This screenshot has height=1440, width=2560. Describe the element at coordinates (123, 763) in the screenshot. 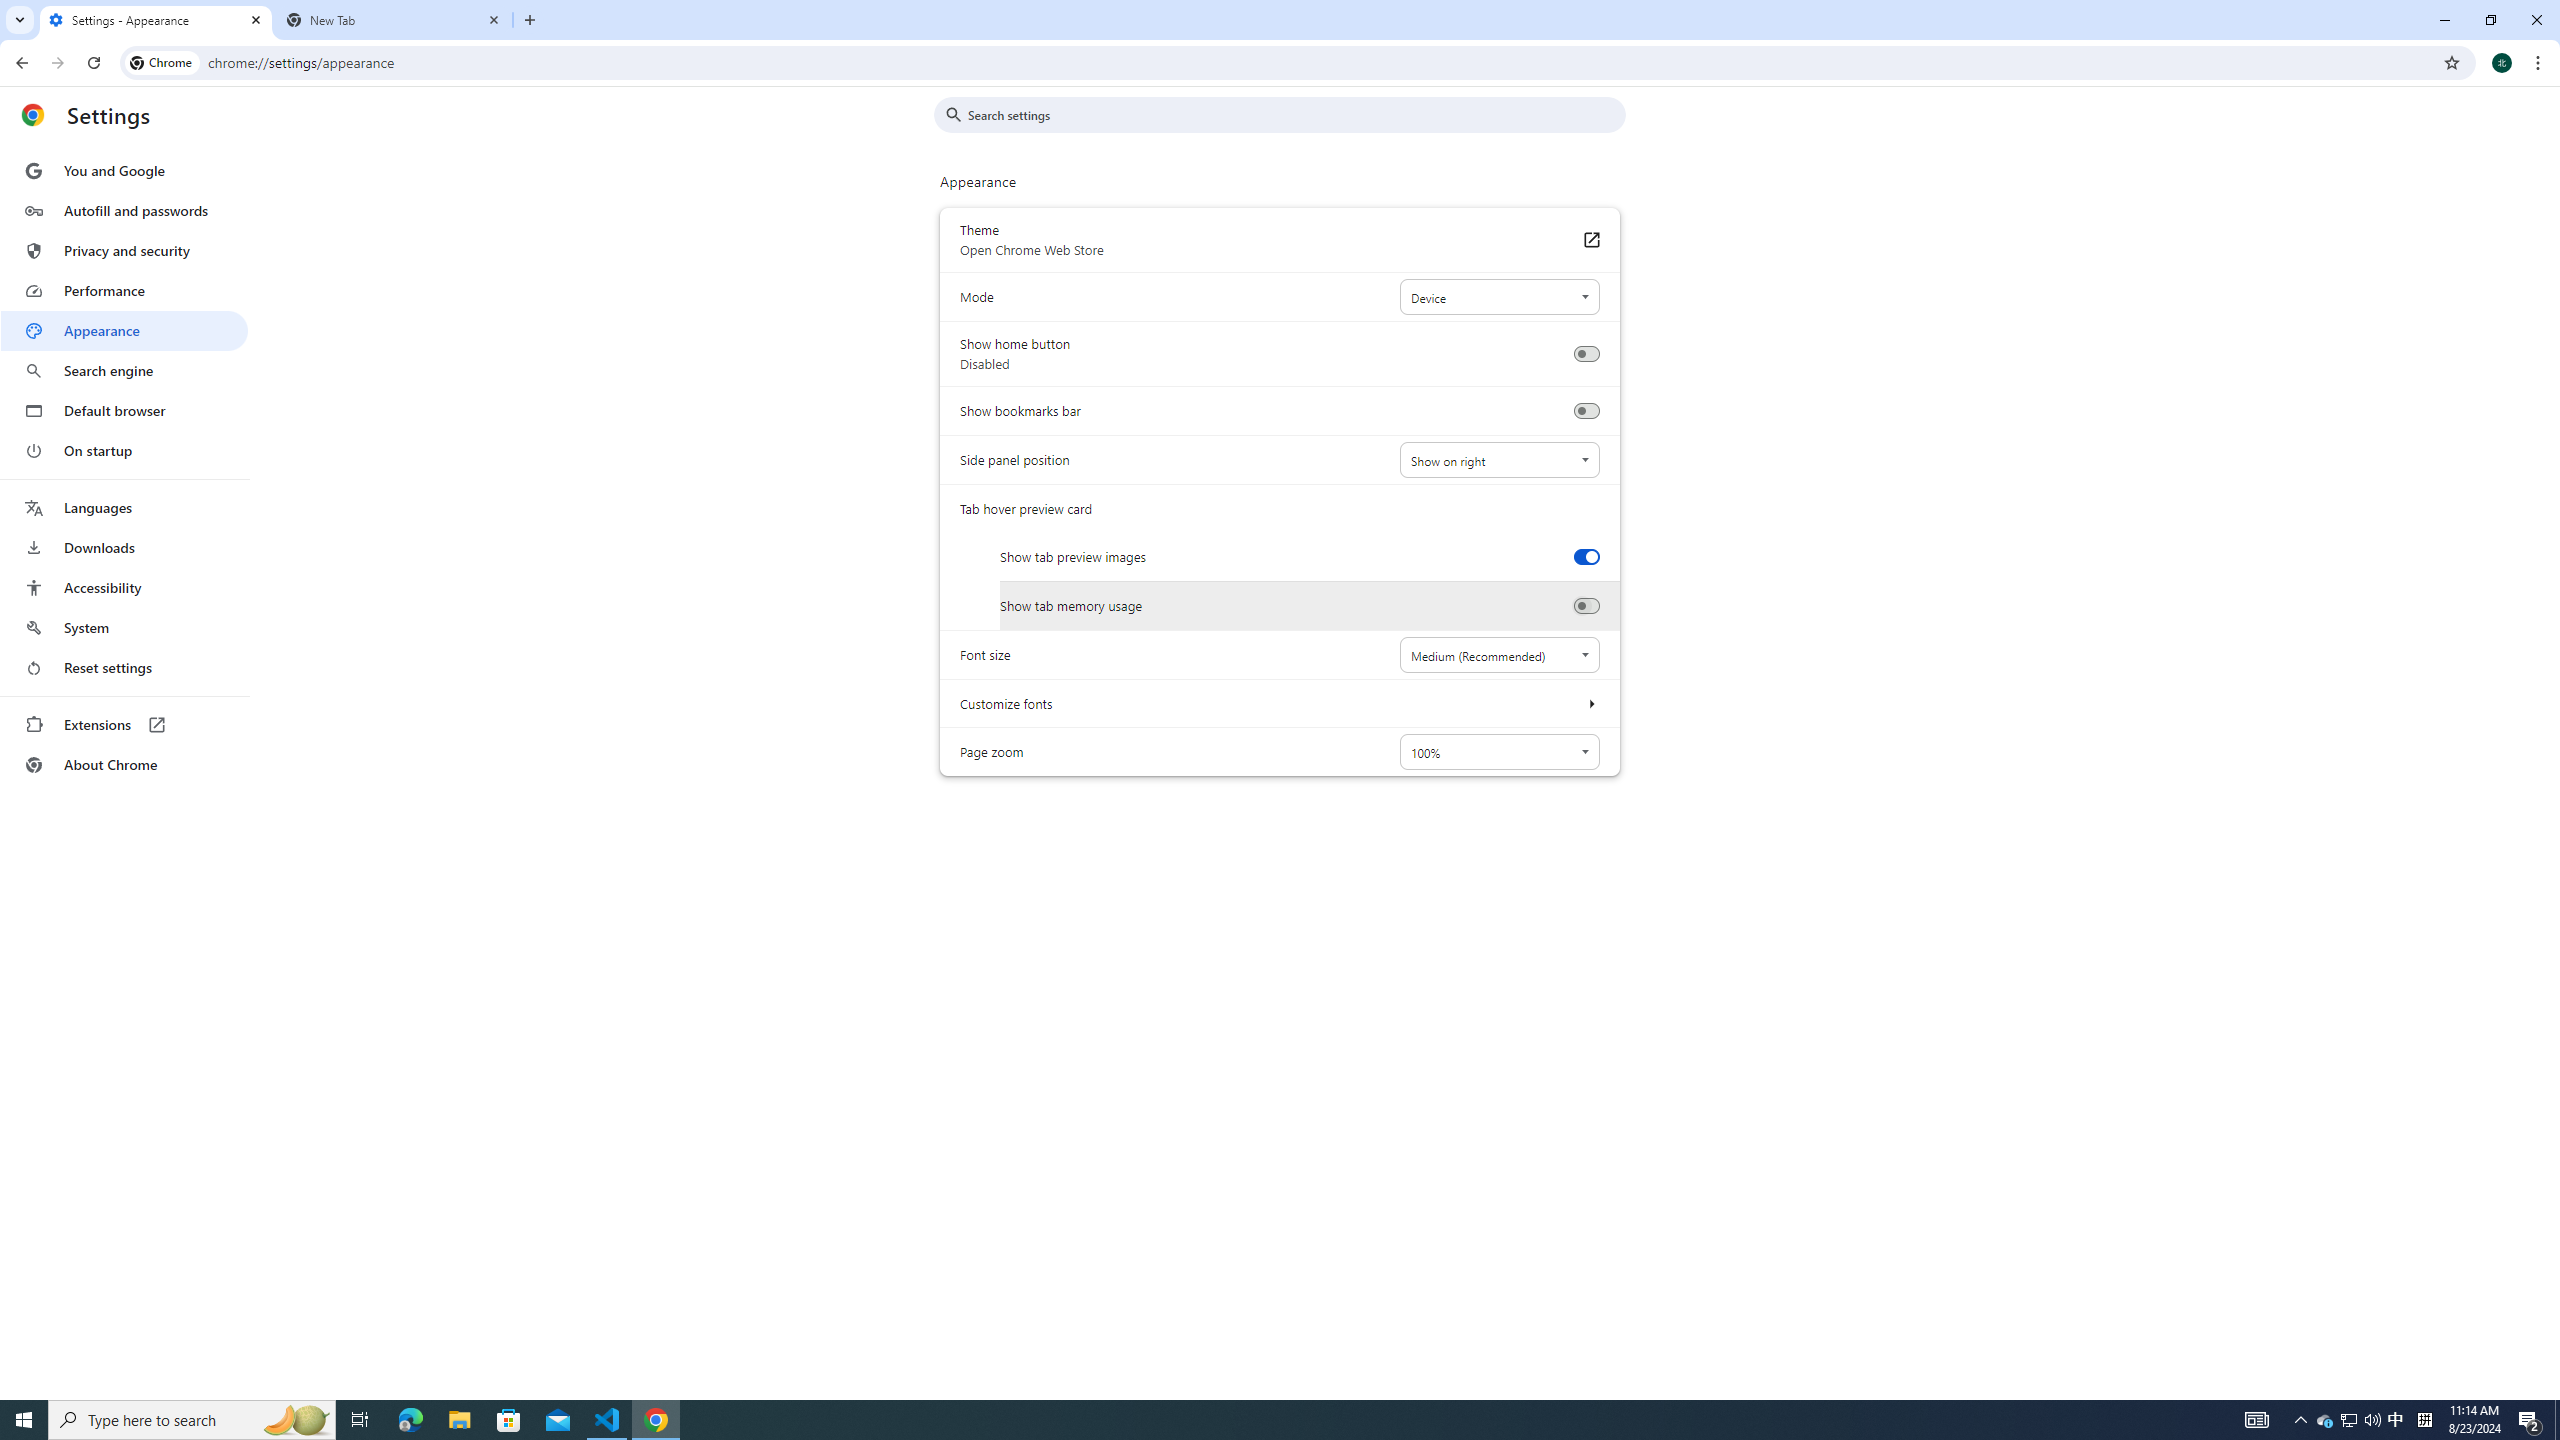

I see `'About Chrome'` at that location.